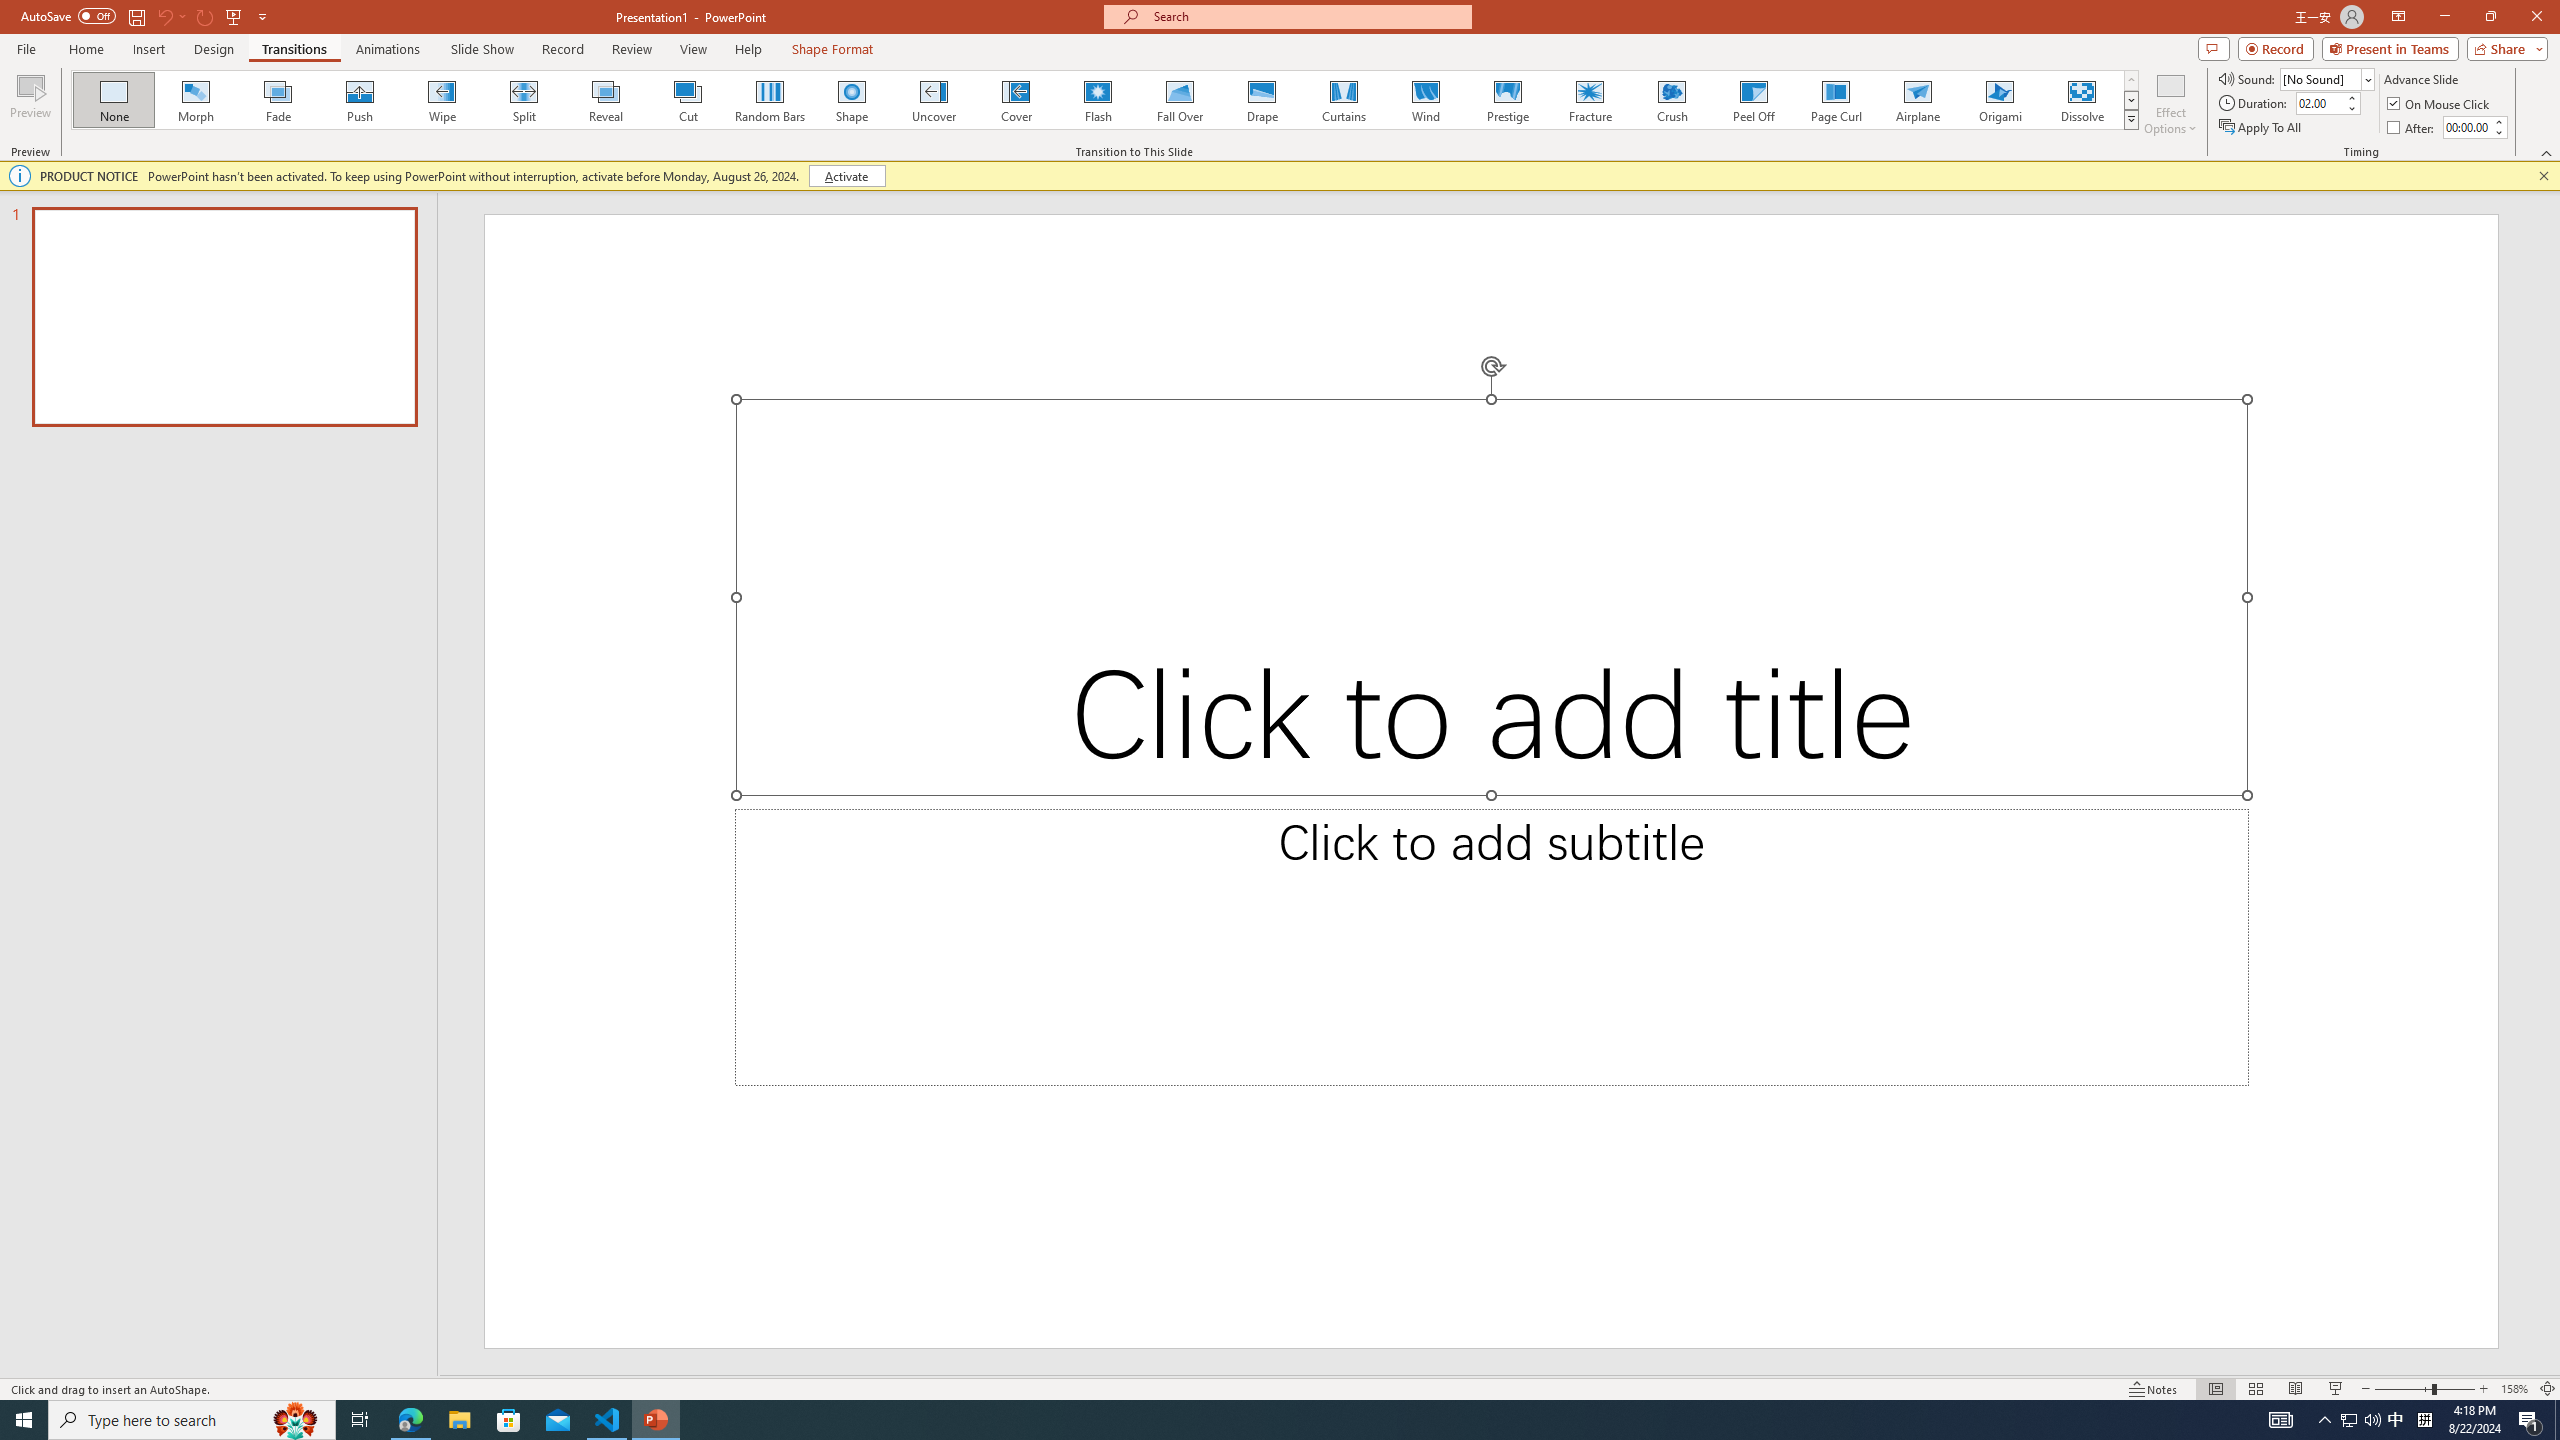 Image resolution: width=2560 pixels, height=1440 pixels. What do you see at coordinates (1916, 99) in the screenshot?
I see `'Airplane'` at bounding box center [1916, 99].